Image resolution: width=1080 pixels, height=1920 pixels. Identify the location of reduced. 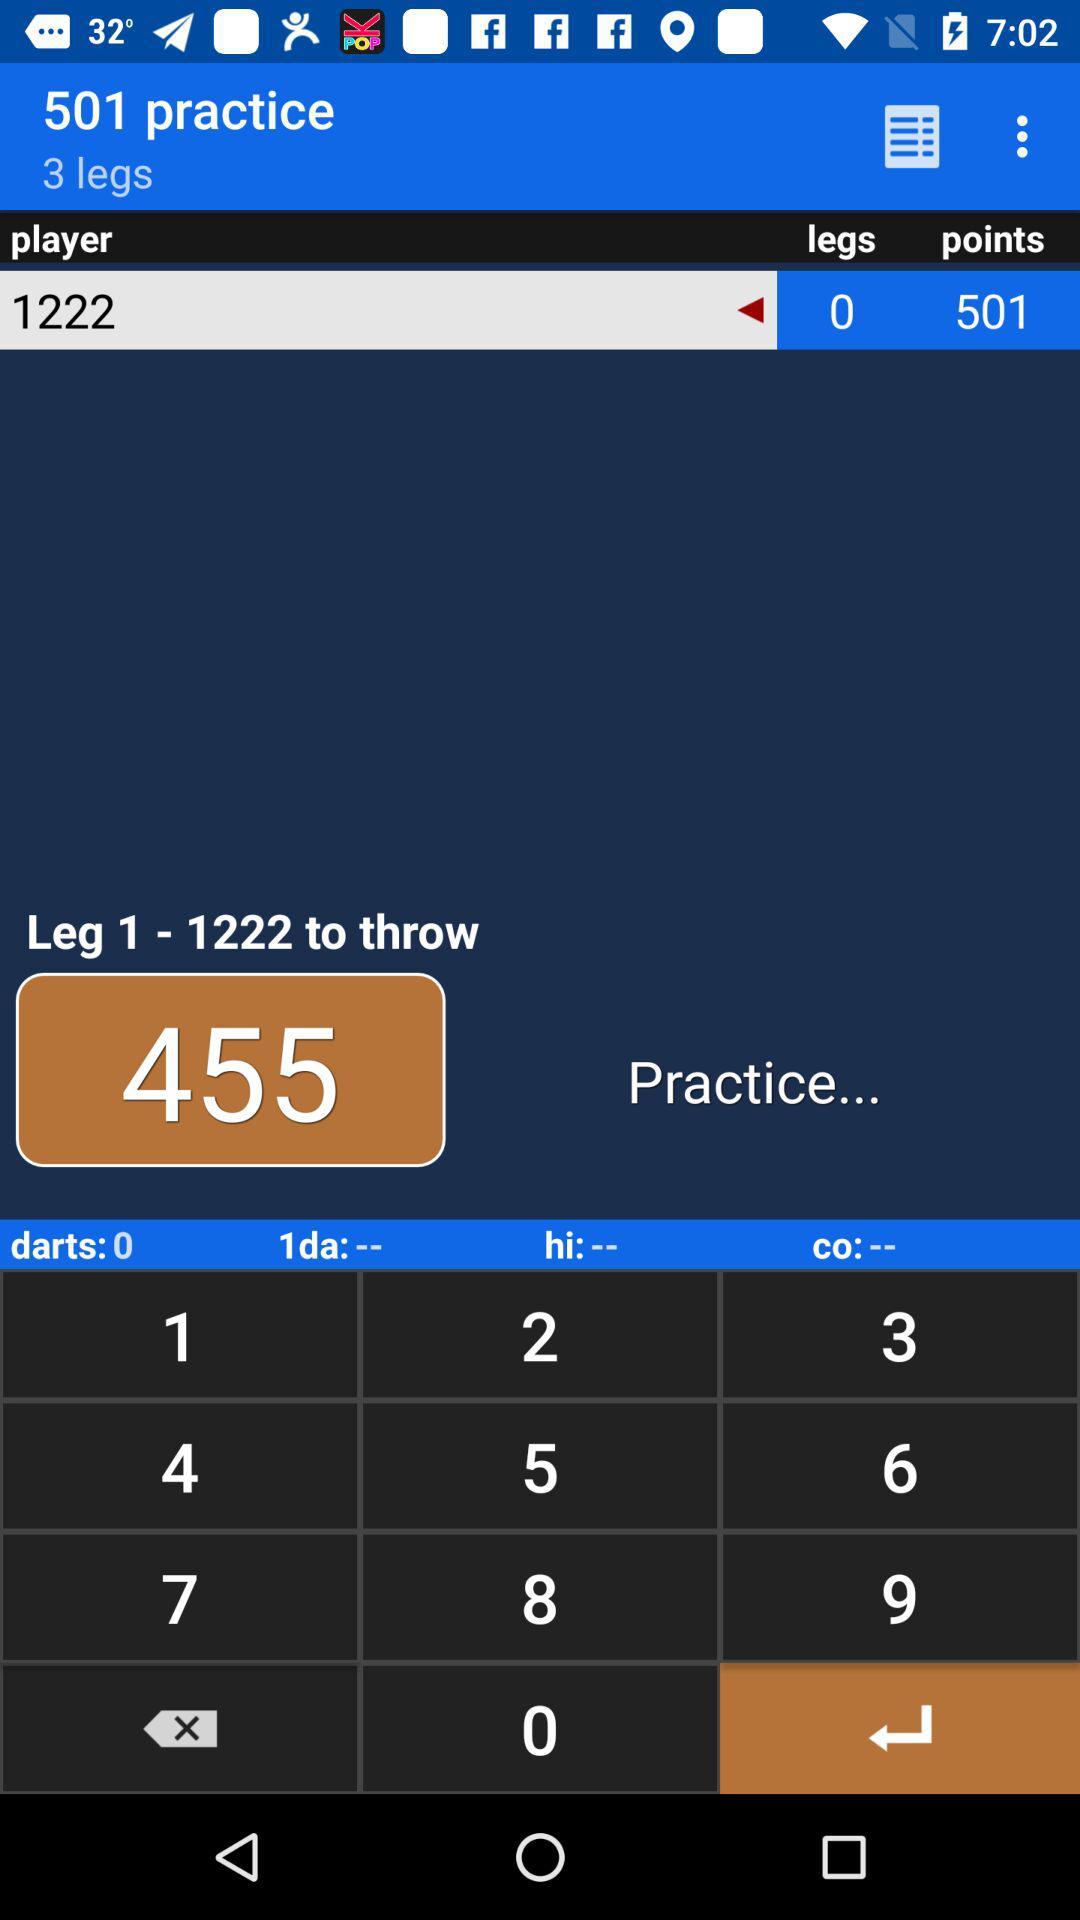
(180, 1727).